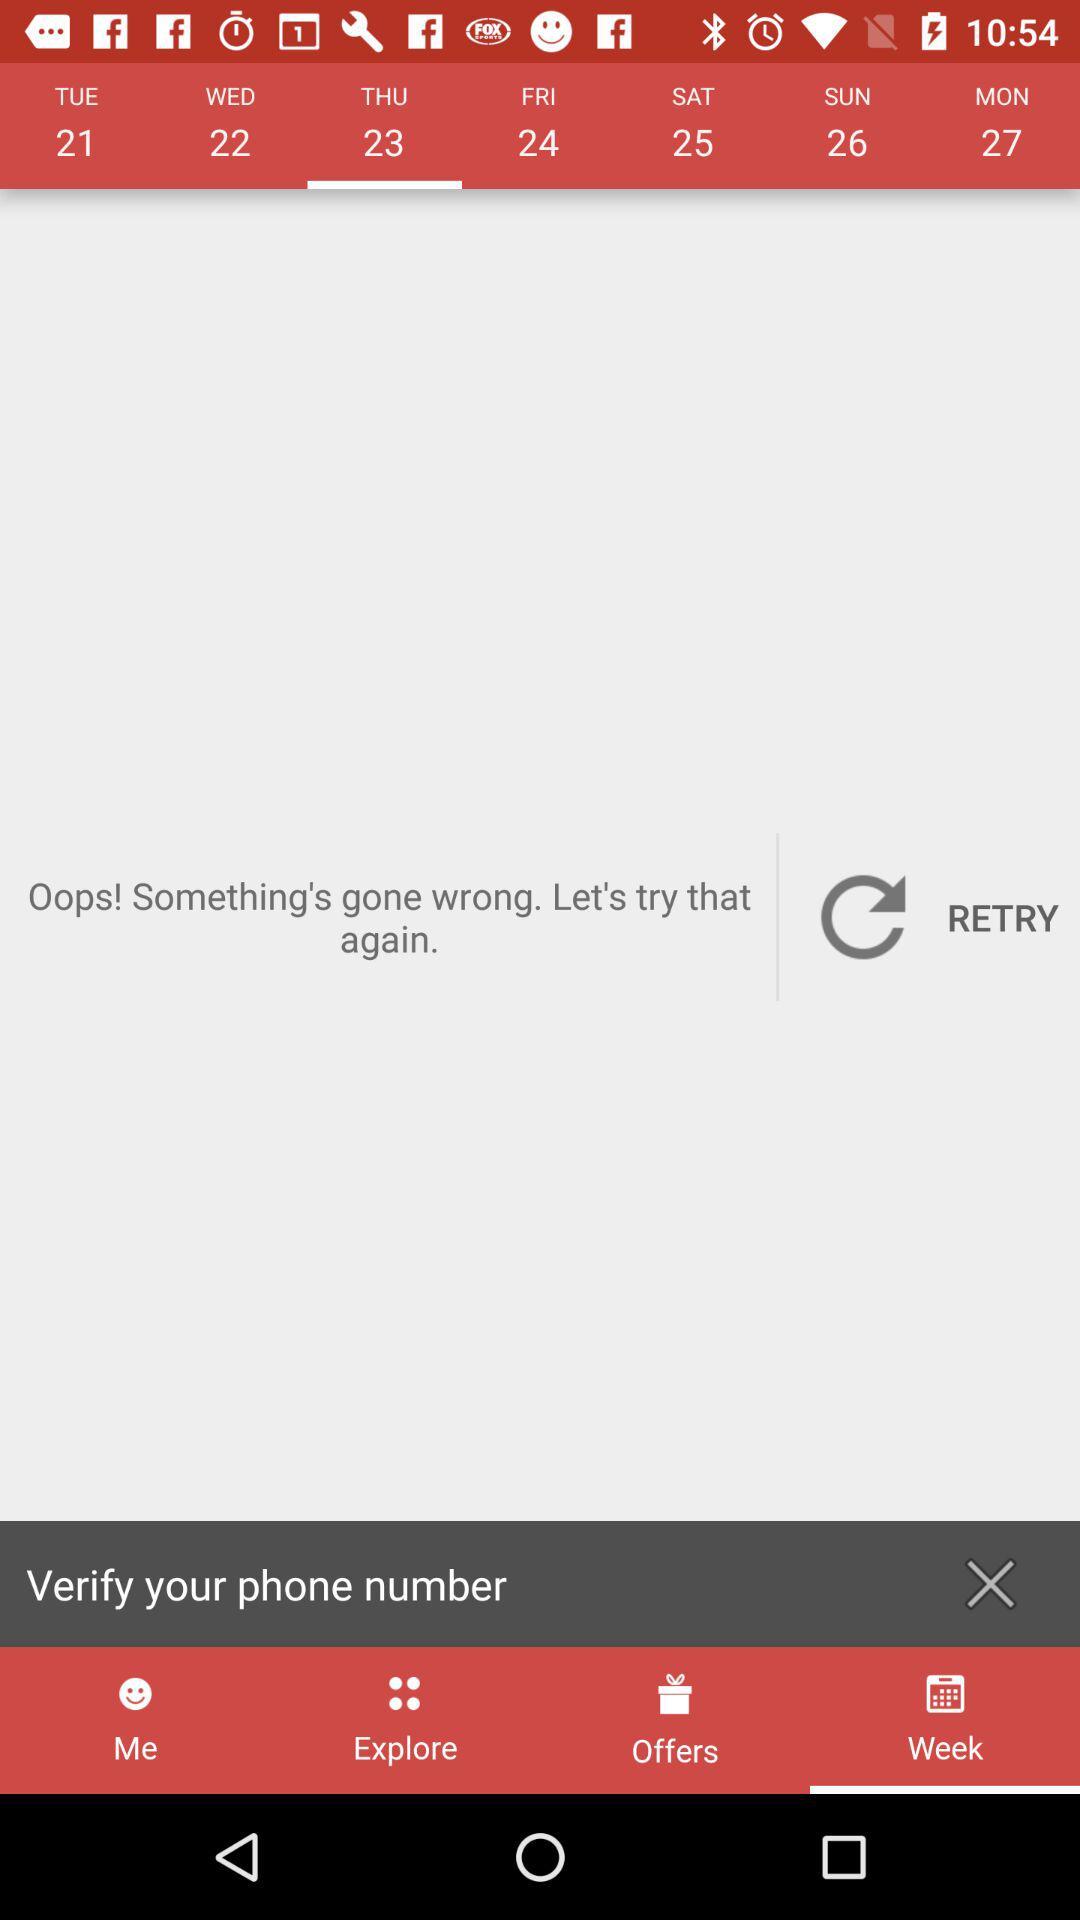  Describe the element at coordinates (929, 916) in the screenshot. I see `the item next to the oops something s` at that location.